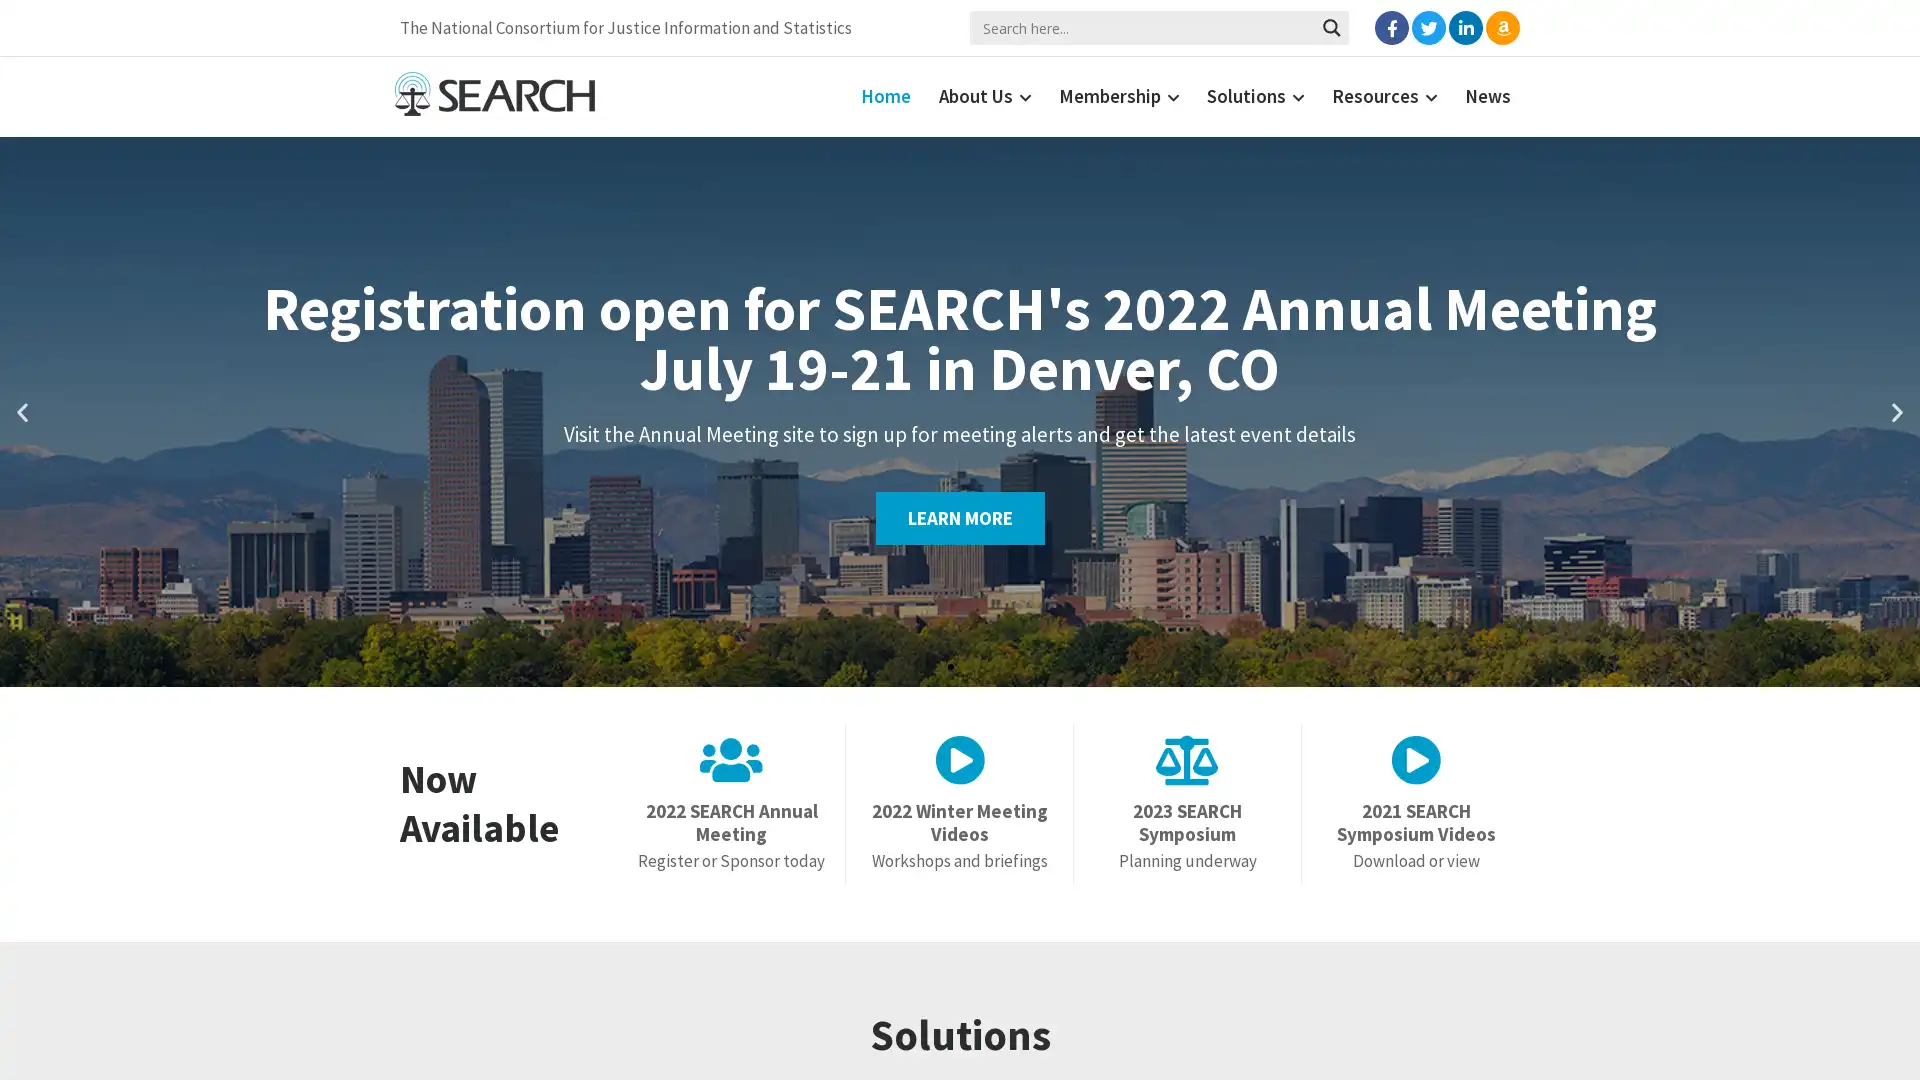 The height and width of the screenshot is (1080, 1920). I want to click on Previous slide, so click(22, 410).